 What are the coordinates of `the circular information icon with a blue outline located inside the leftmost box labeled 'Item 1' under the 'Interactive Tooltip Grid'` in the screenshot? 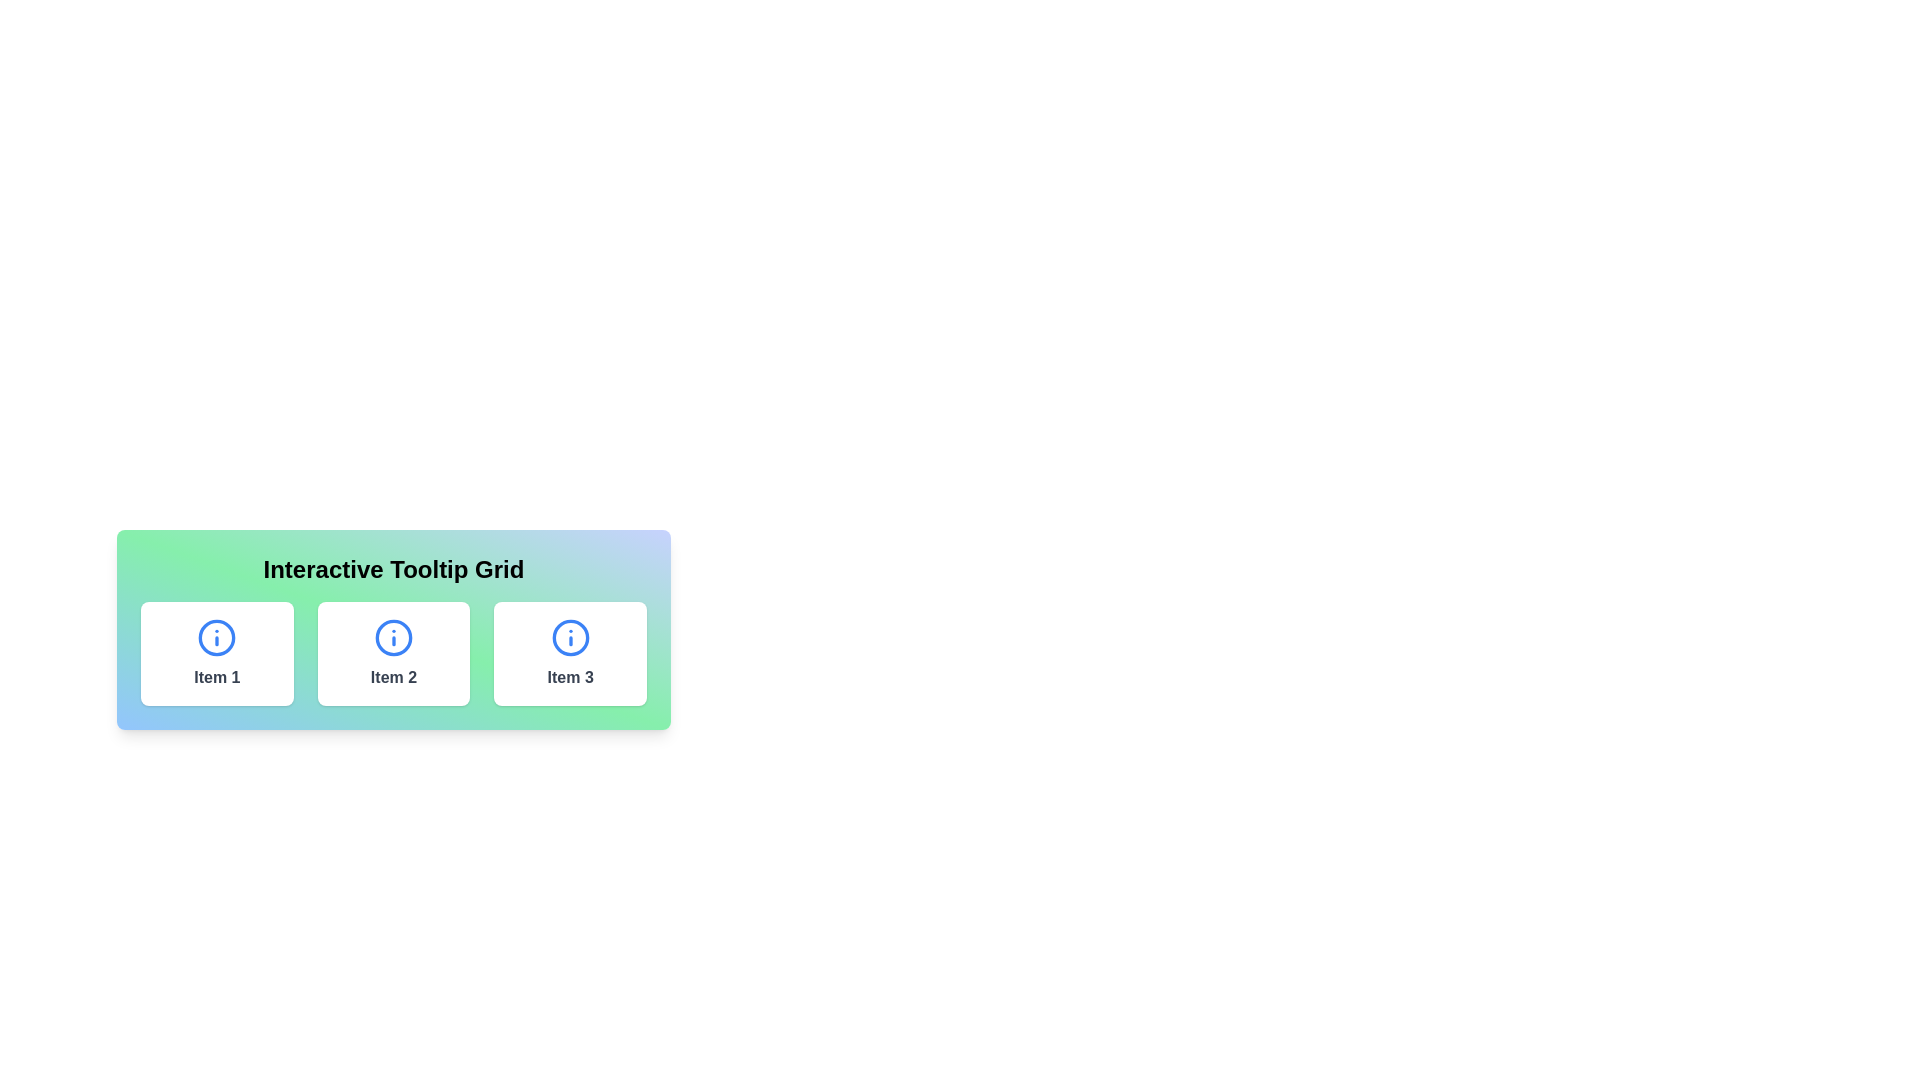 It's located at (217, 637).